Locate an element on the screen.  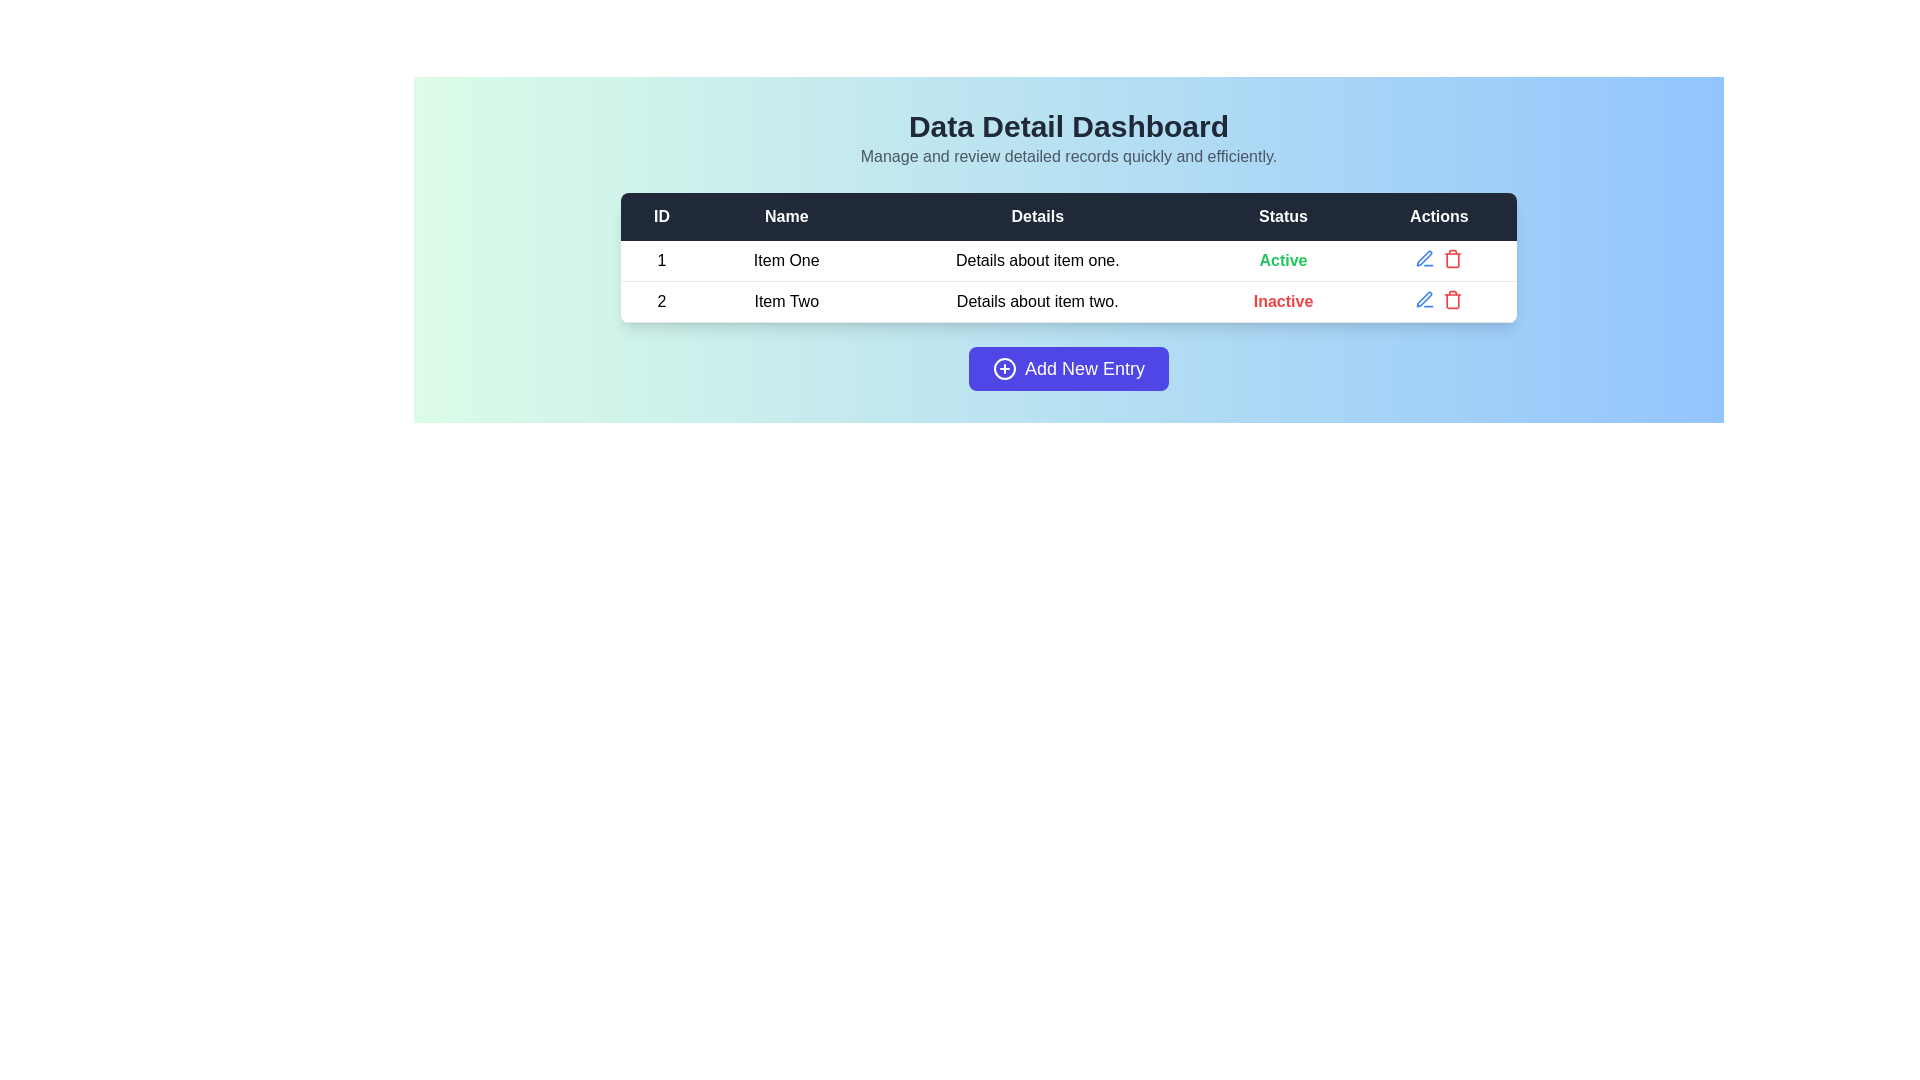
the Text Header displaying 'Data Detail Dashboard' at the top-center of the interface is located at coordinates (1068, 127).